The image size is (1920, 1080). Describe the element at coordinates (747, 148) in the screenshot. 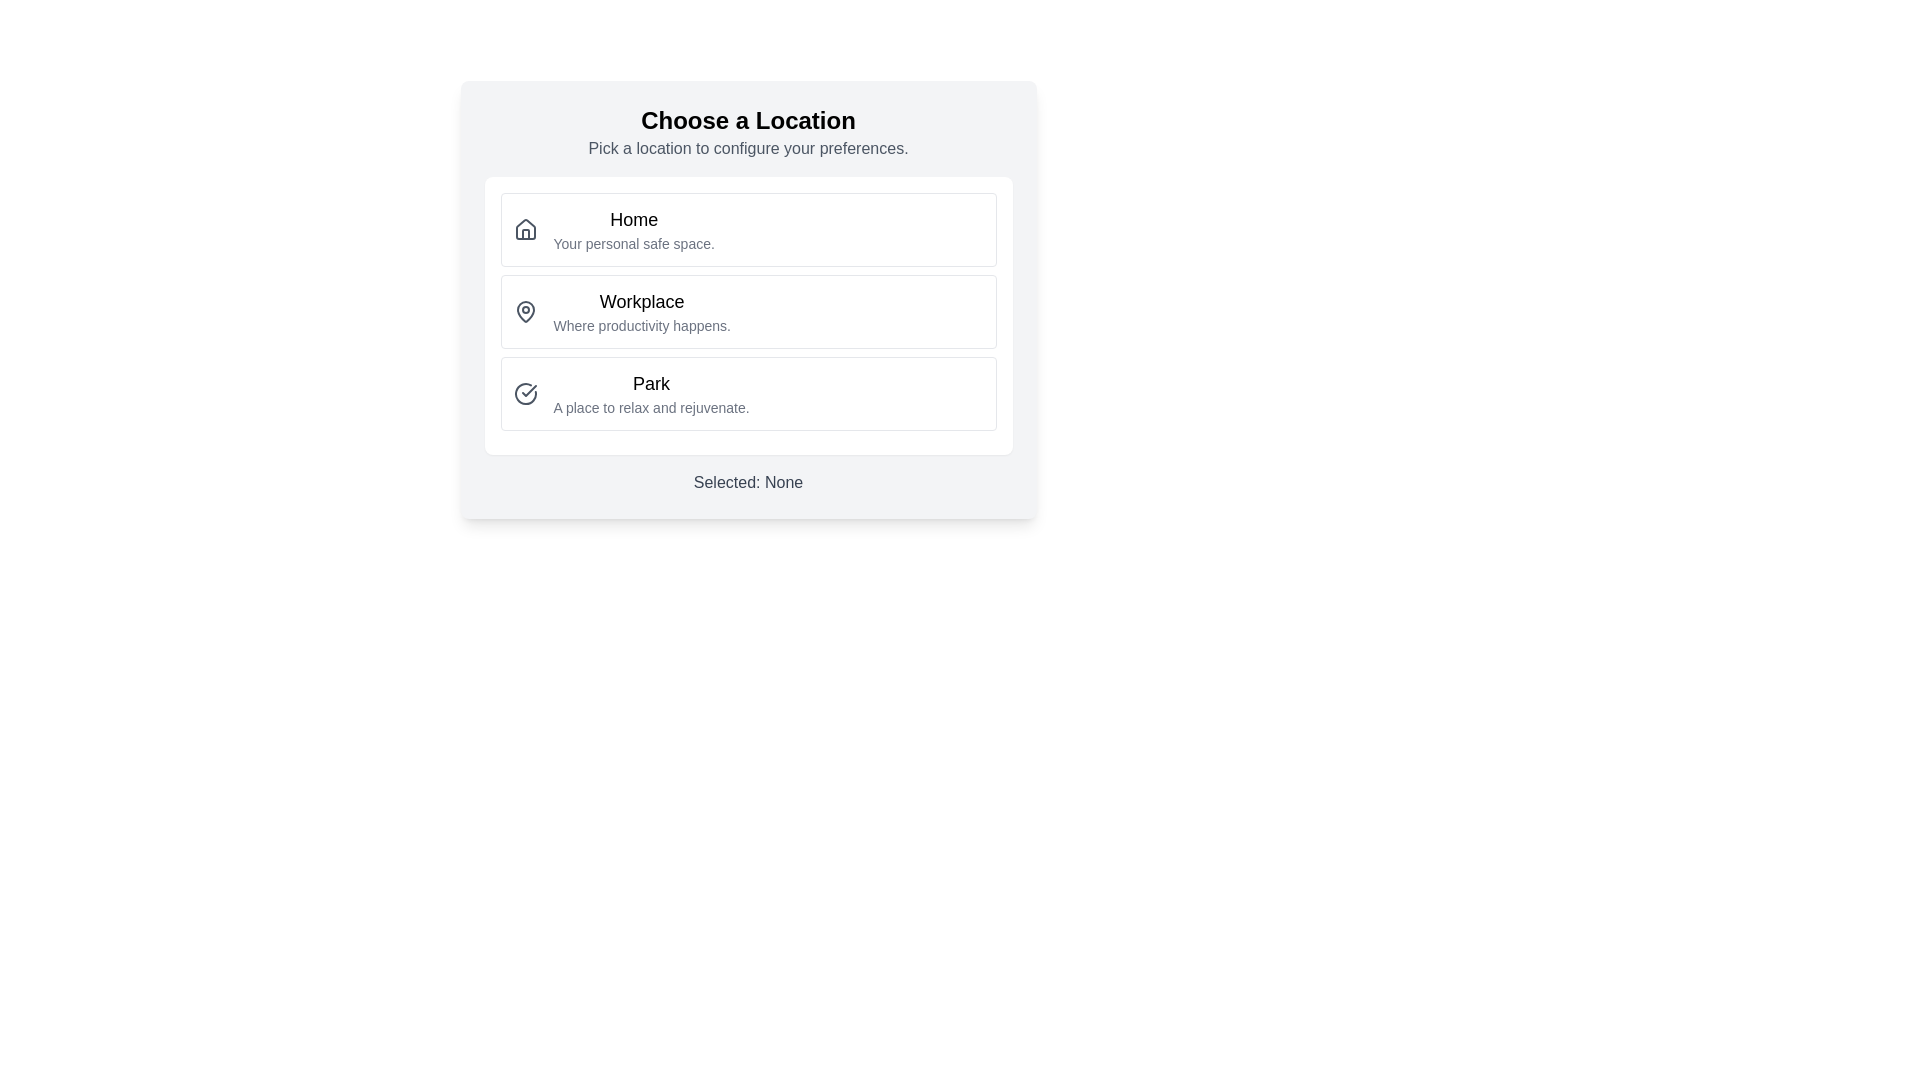

I see `the static text element that provides instructions beneath the title 'Choose a Location', which is centered within the card interface` at that location.